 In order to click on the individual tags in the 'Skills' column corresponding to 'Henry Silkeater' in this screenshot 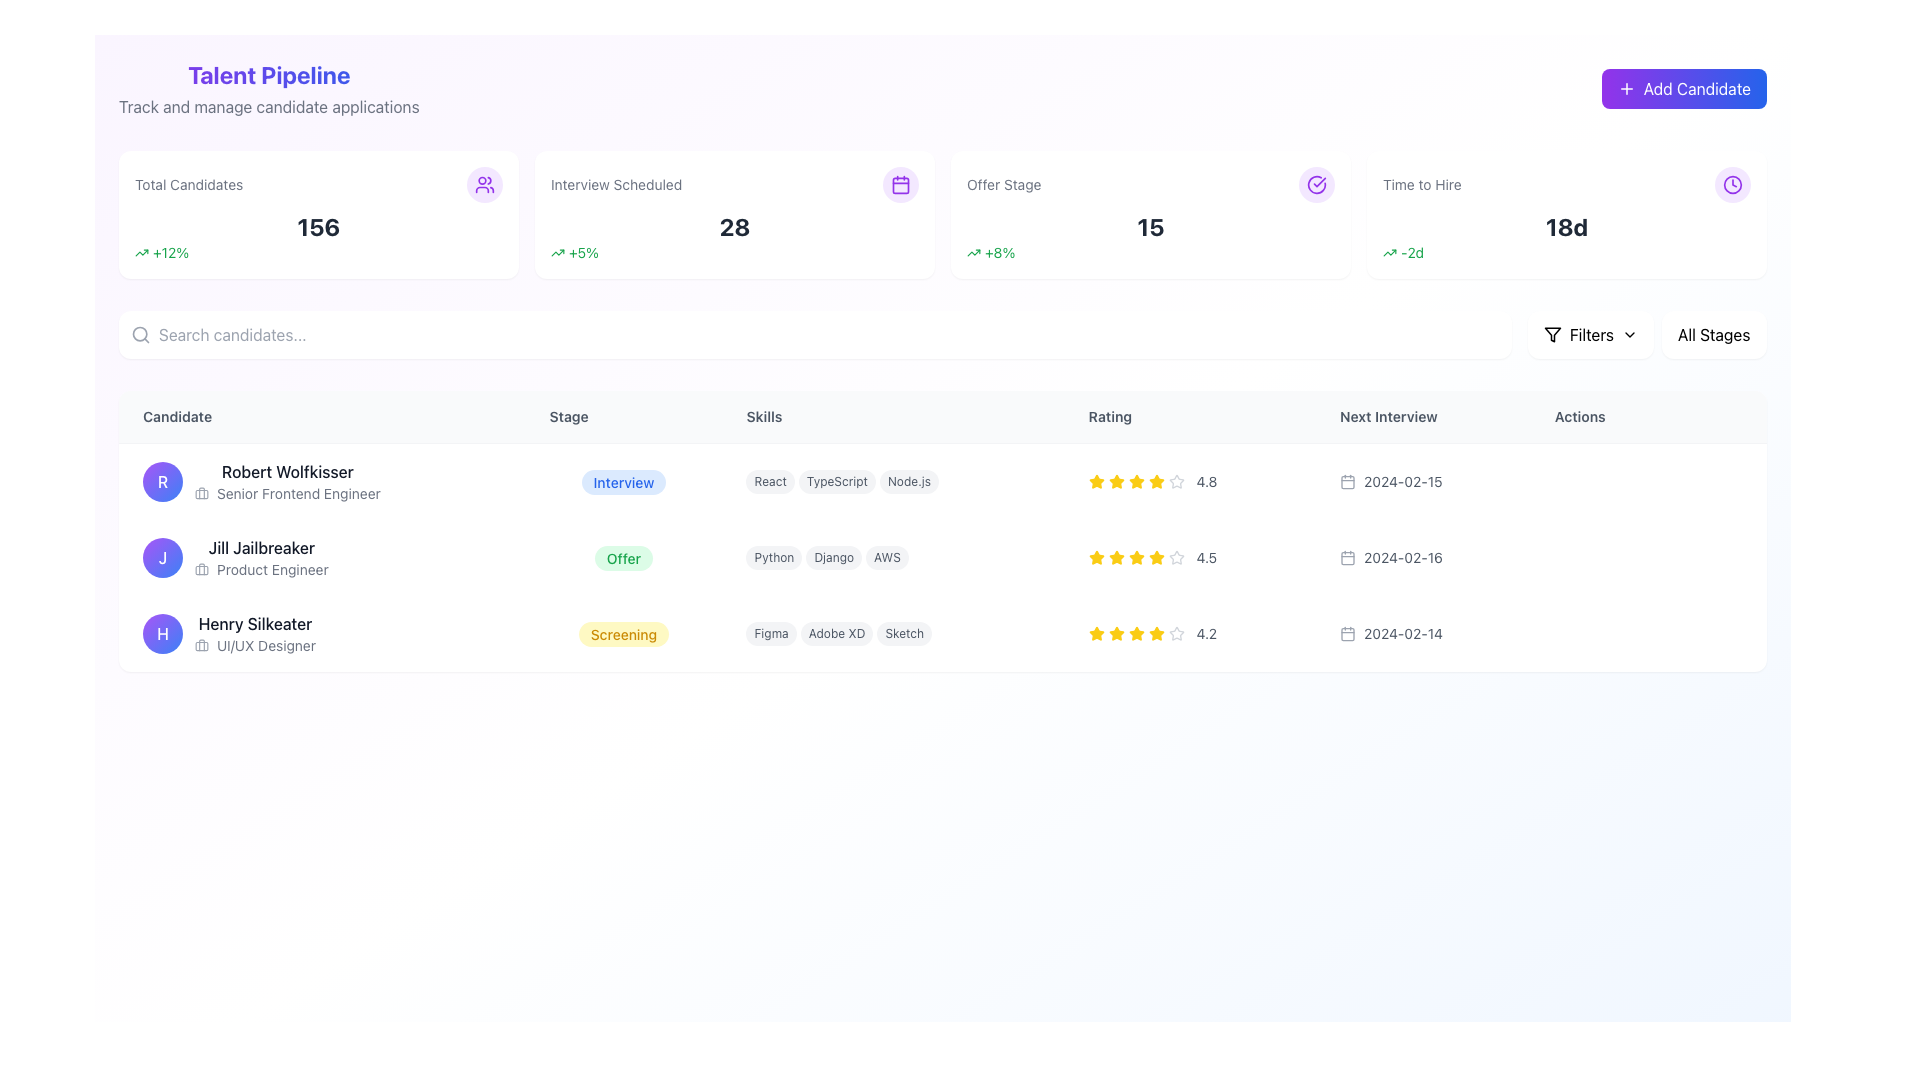, I will do `click(892, 633)`.